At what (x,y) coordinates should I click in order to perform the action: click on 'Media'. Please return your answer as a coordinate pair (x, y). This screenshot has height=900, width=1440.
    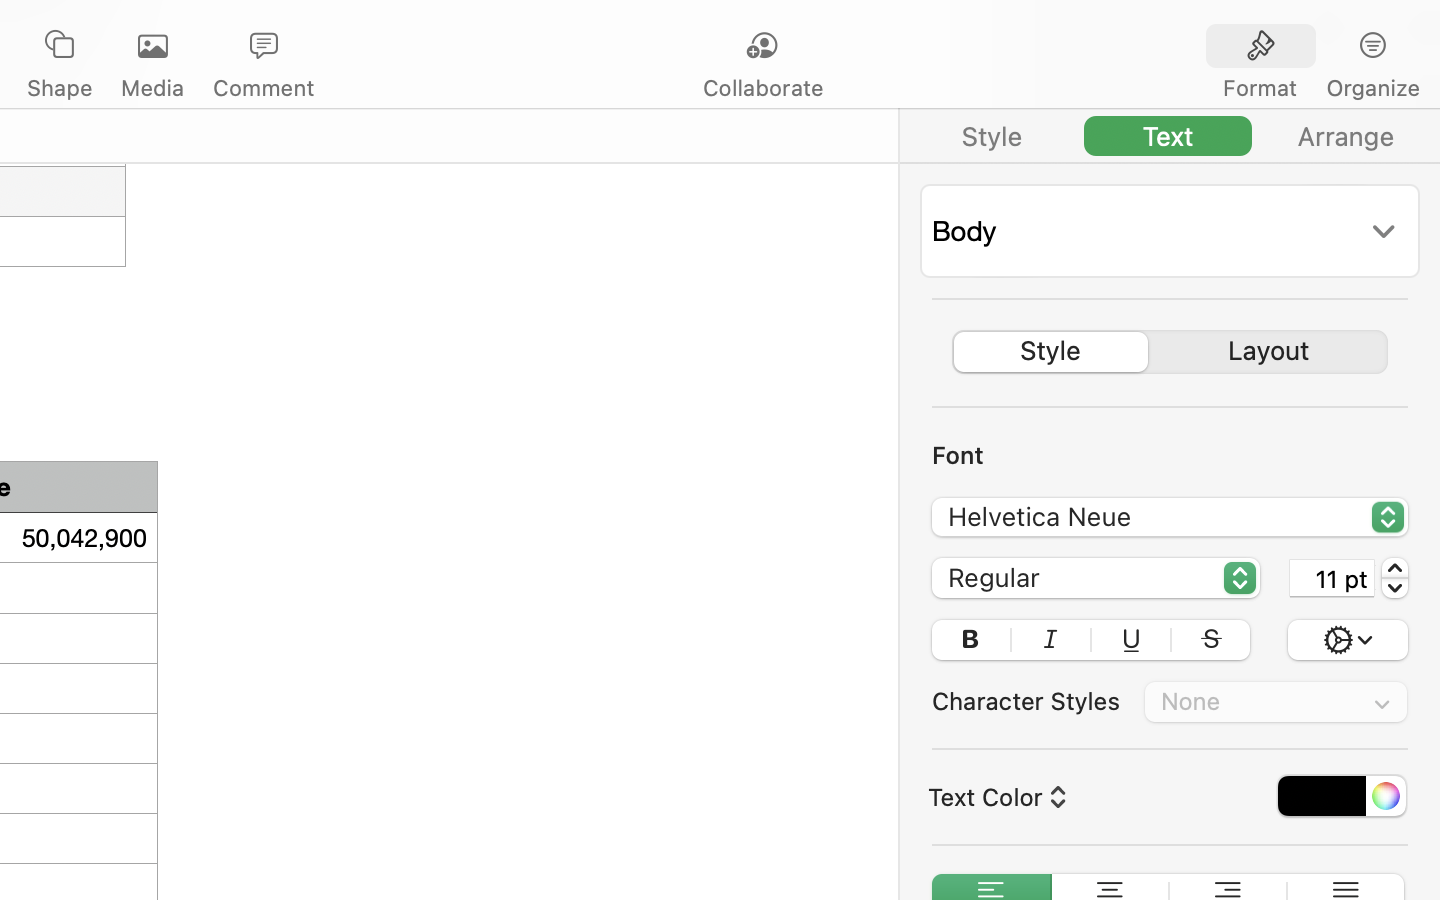
    Looking at the image, I should click on (151, 87).